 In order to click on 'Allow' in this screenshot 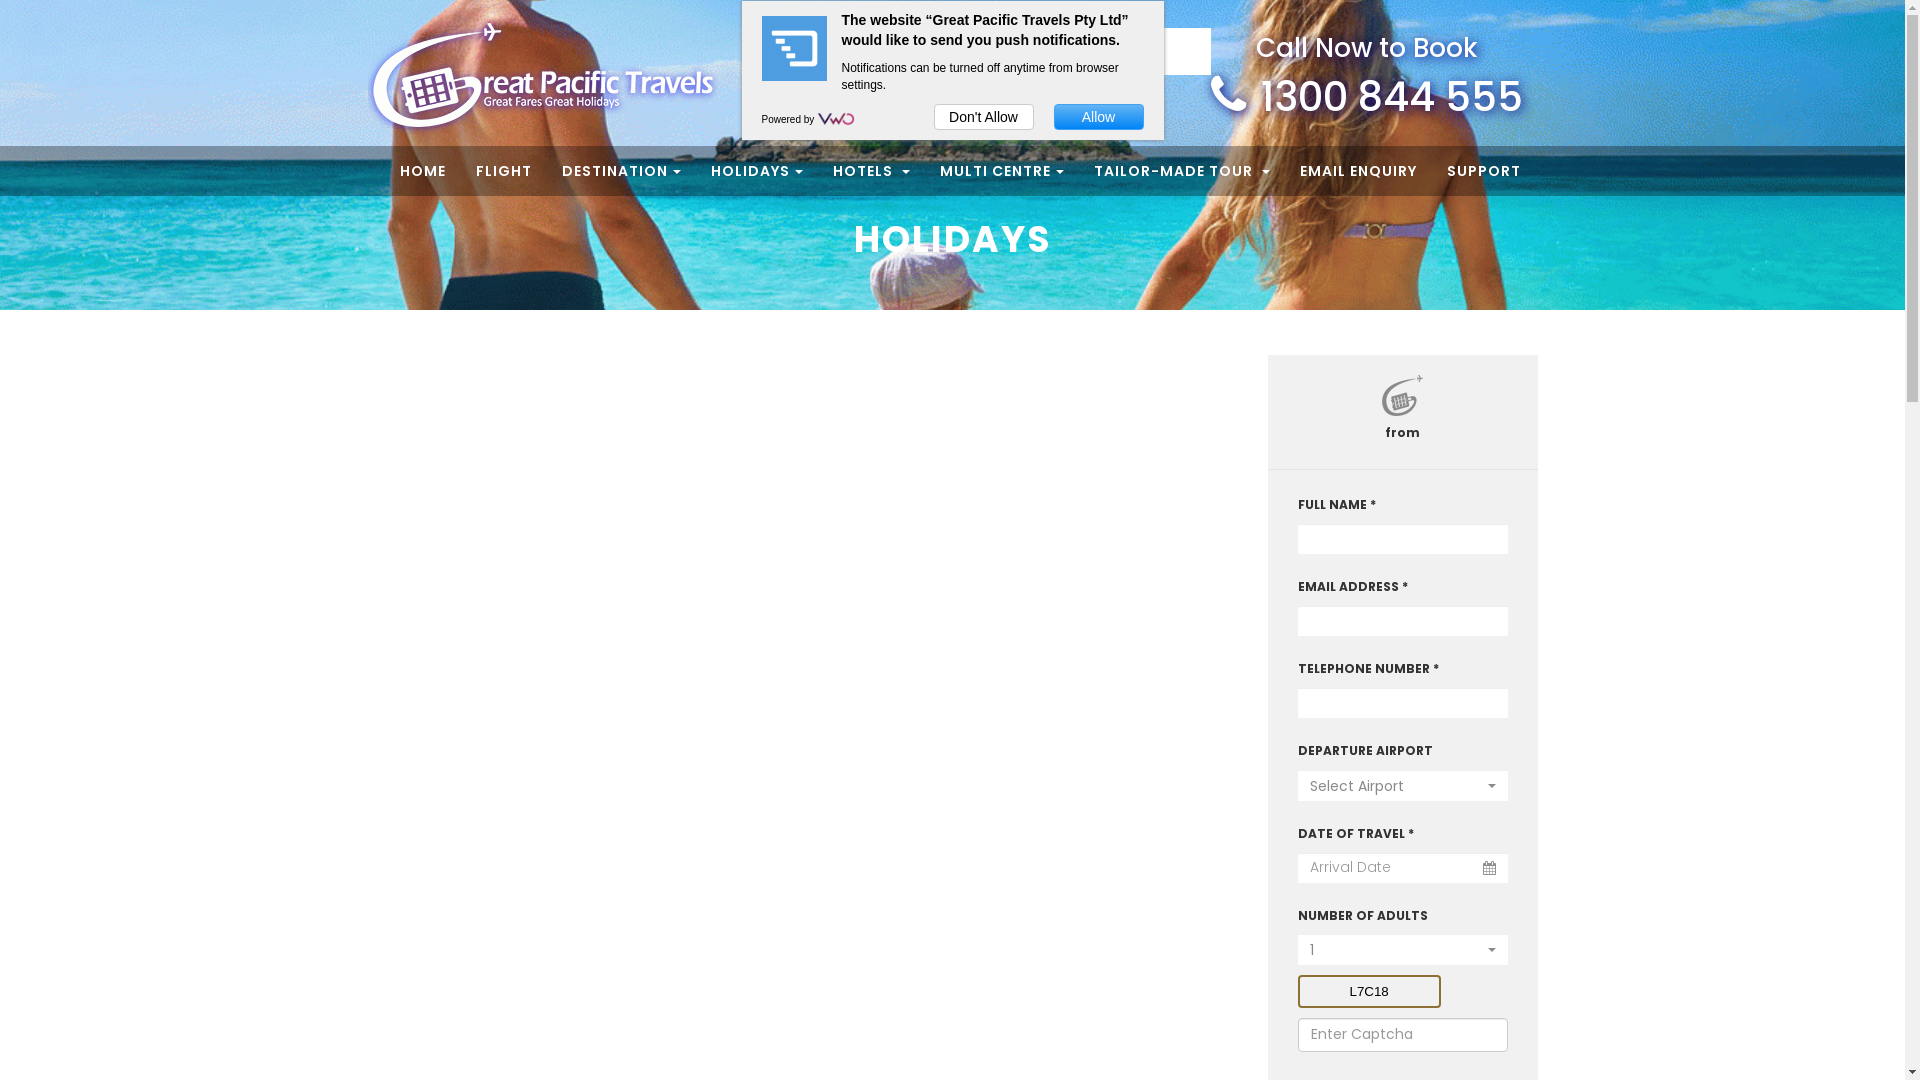, I will do `click(1098, 116)`.